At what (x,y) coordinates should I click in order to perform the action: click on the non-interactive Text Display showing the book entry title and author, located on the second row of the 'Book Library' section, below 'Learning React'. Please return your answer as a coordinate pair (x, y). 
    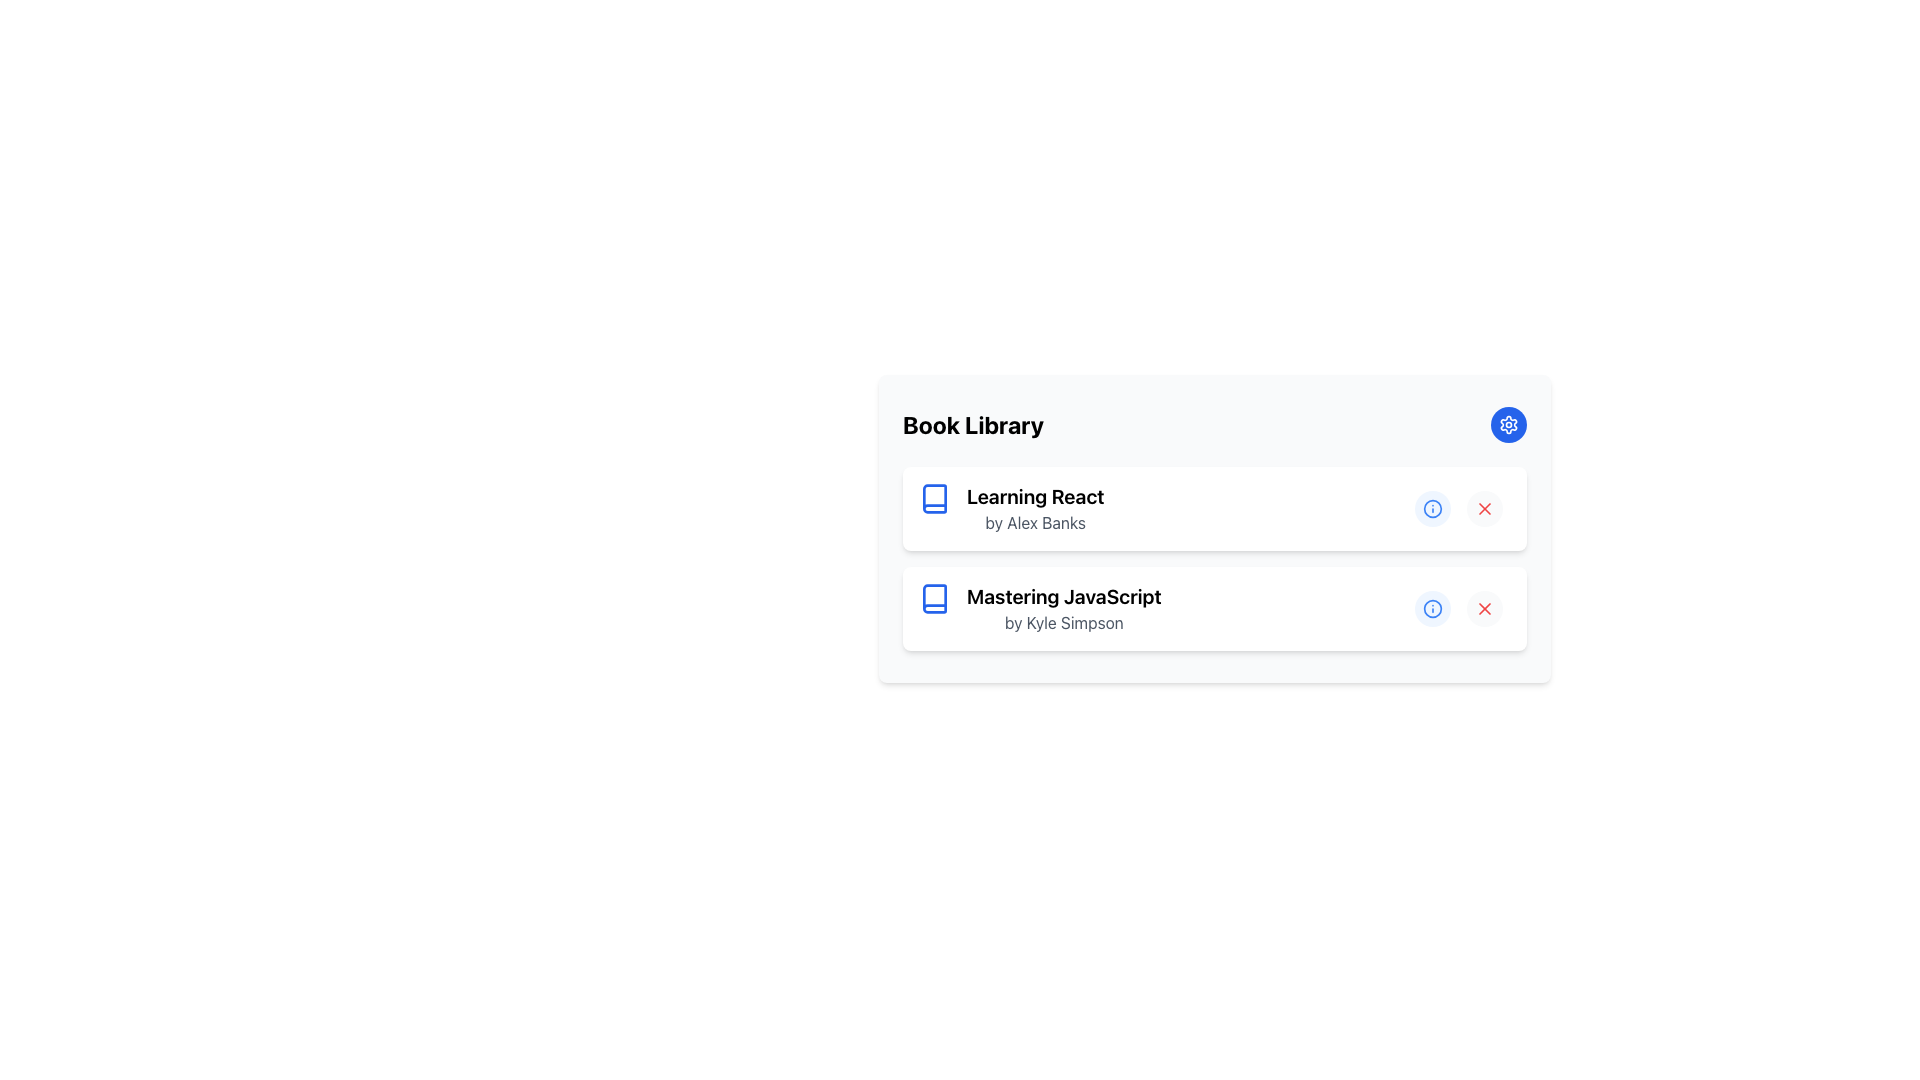
    Looking at the image, I should click on (1063, 608).